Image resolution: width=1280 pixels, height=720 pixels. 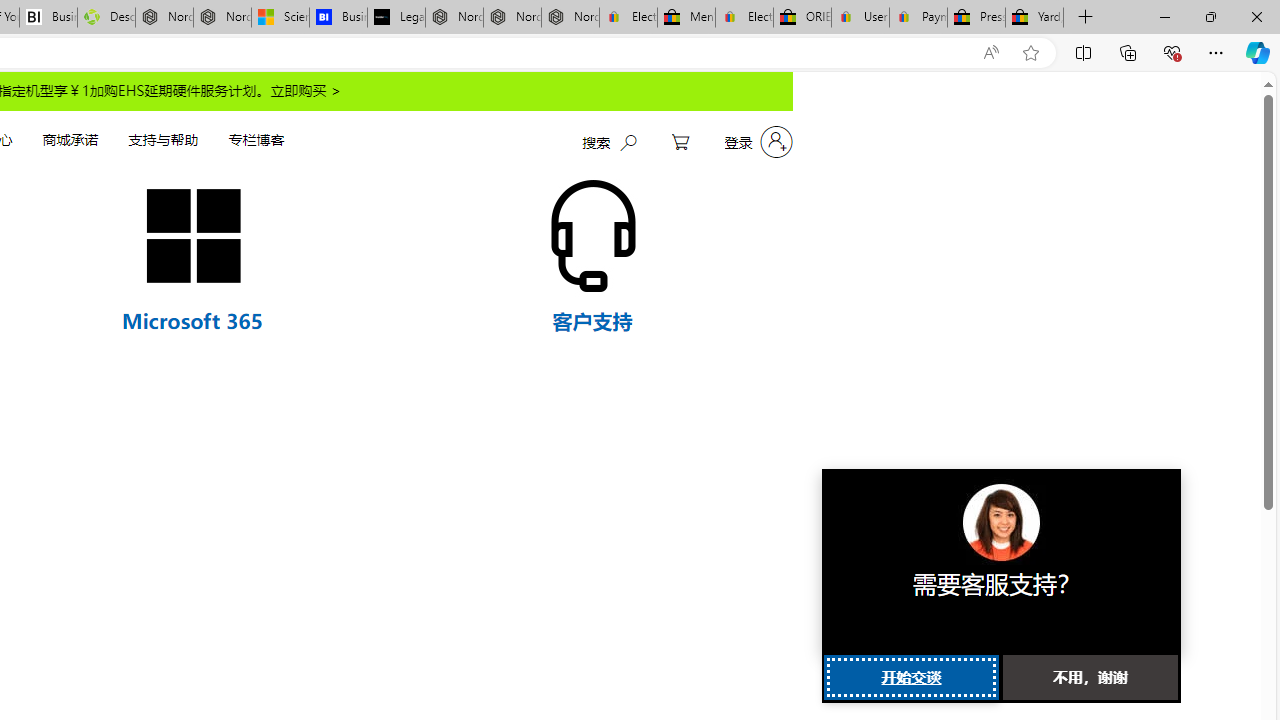 I want to click on 'Descarga Driver Updater', so click(x=105, y=17).